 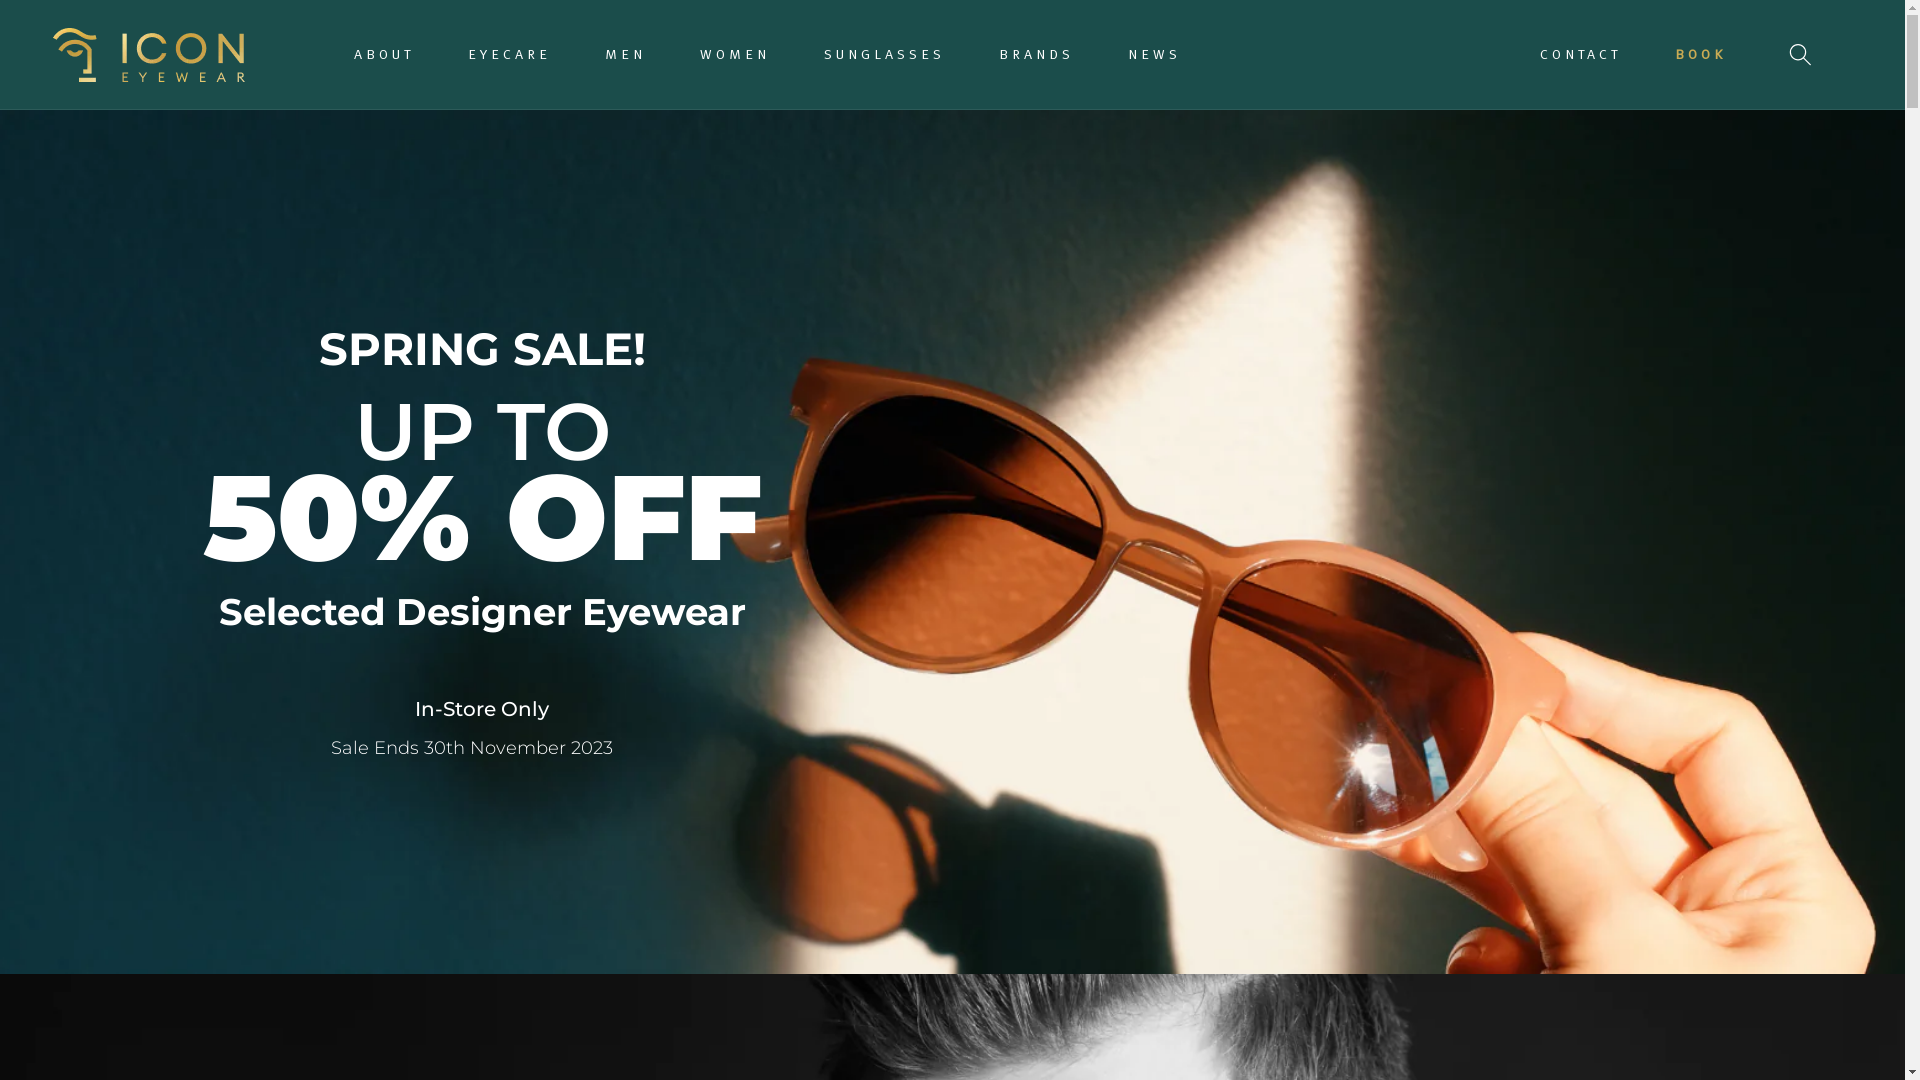 What do you see at coordinates (1579, 53) in the screenshot?
I see `'CONTACT'` at bounding box center [1579, 53].